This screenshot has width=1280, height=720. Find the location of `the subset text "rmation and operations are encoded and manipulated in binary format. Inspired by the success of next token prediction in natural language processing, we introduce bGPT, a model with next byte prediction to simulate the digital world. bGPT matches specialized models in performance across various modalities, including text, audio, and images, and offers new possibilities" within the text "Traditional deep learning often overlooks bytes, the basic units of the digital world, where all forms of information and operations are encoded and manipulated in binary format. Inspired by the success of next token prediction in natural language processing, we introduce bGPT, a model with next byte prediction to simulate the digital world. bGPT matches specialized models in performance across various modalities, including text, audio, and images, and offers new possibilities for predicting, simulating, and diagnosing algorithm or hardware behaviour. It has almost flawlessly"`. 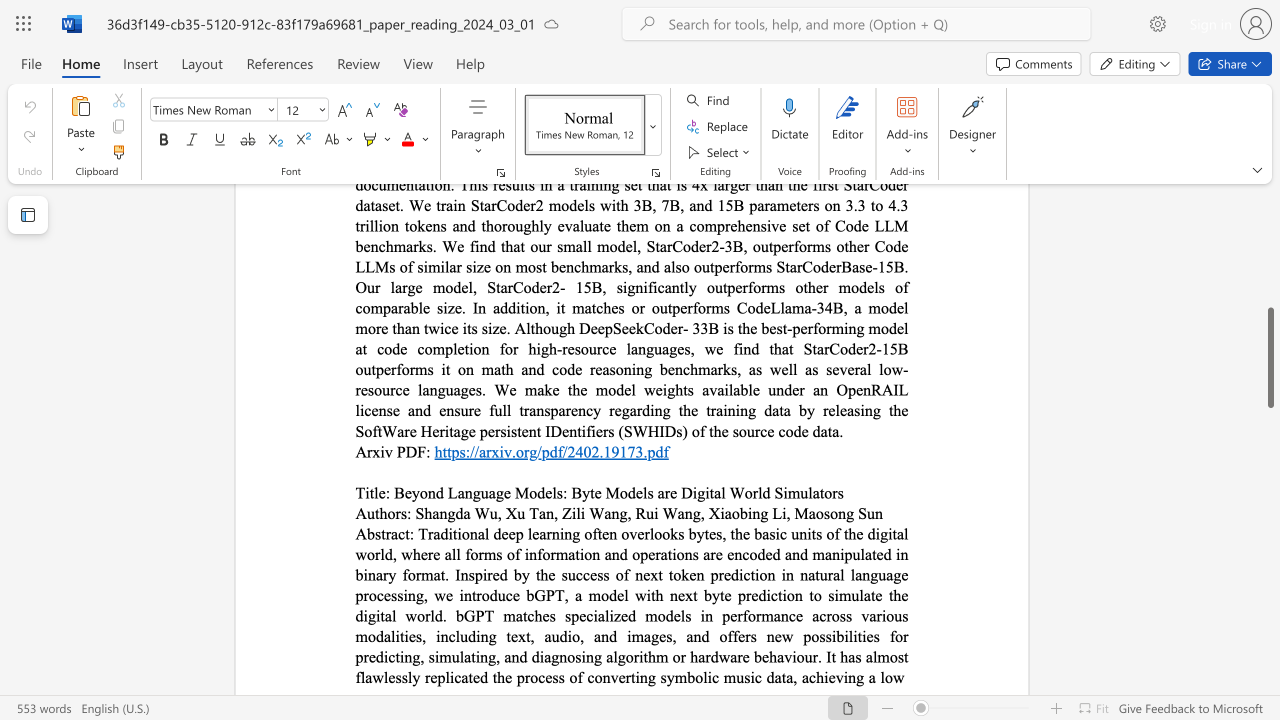

the subset text "rmation and operations are encoded and manipulated in binary format. Inspired by the success of next token prediction in natural language processing, we introduce bGPT, a model with next byte prediction to simulate the digital world. bGPT matches specialized models in performance across various modalities, including text, audio, and images, and offers new possibilities" within the text "Traditional deep learning often overlooks bytes, the basic units of the digital world, where all forms of information and operations are encoded and manipulated in binary format. Inspired by the success of next token prediction in natural language processing, we introduce bGPT, a model with next byte prediction to simulate the digital world. bGPT matches specialized models in performance across various modalities, including text, audio, and images, and offers new possibilities for predicting, simulating, and diagnosing algorithm or hardware behaviour. It has almost flawlessly" is located at coordinates (550, 554).